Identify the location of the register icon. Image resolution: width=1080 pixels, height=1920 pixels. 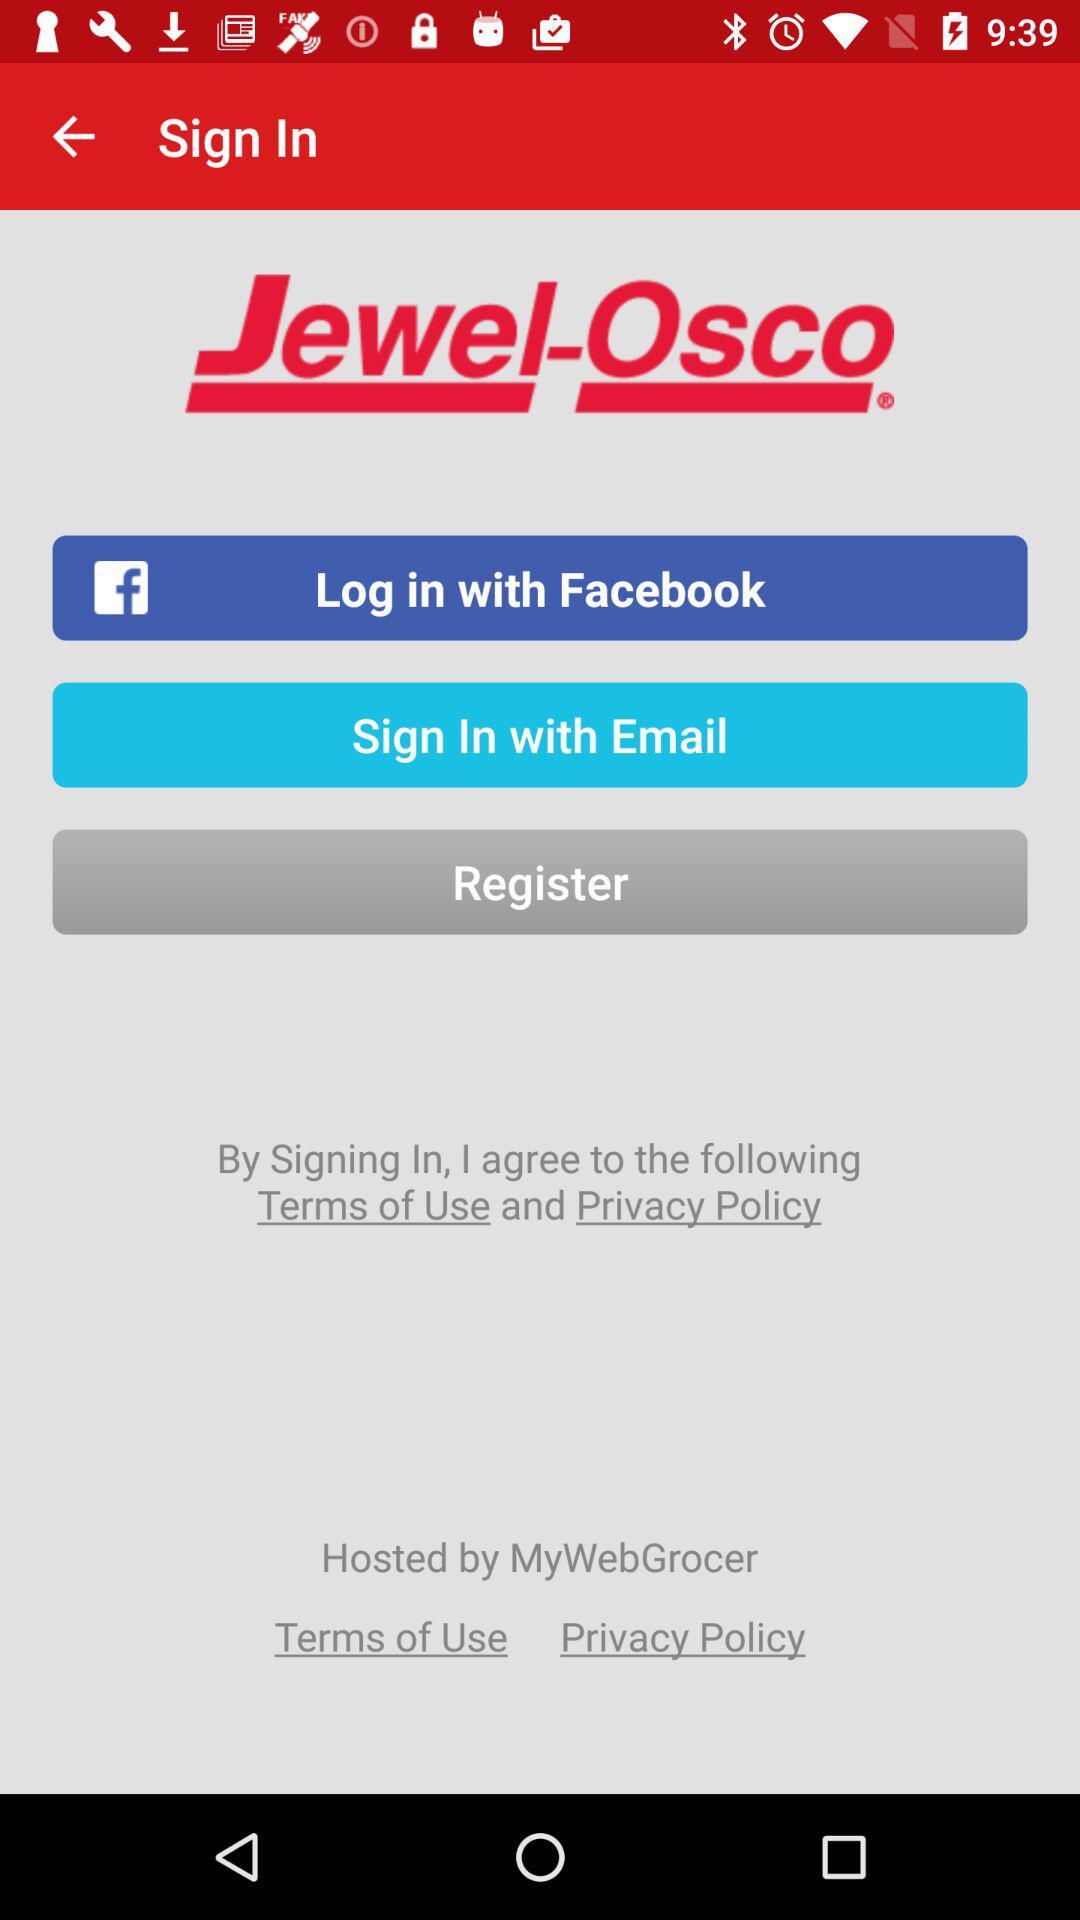
(540, 881).